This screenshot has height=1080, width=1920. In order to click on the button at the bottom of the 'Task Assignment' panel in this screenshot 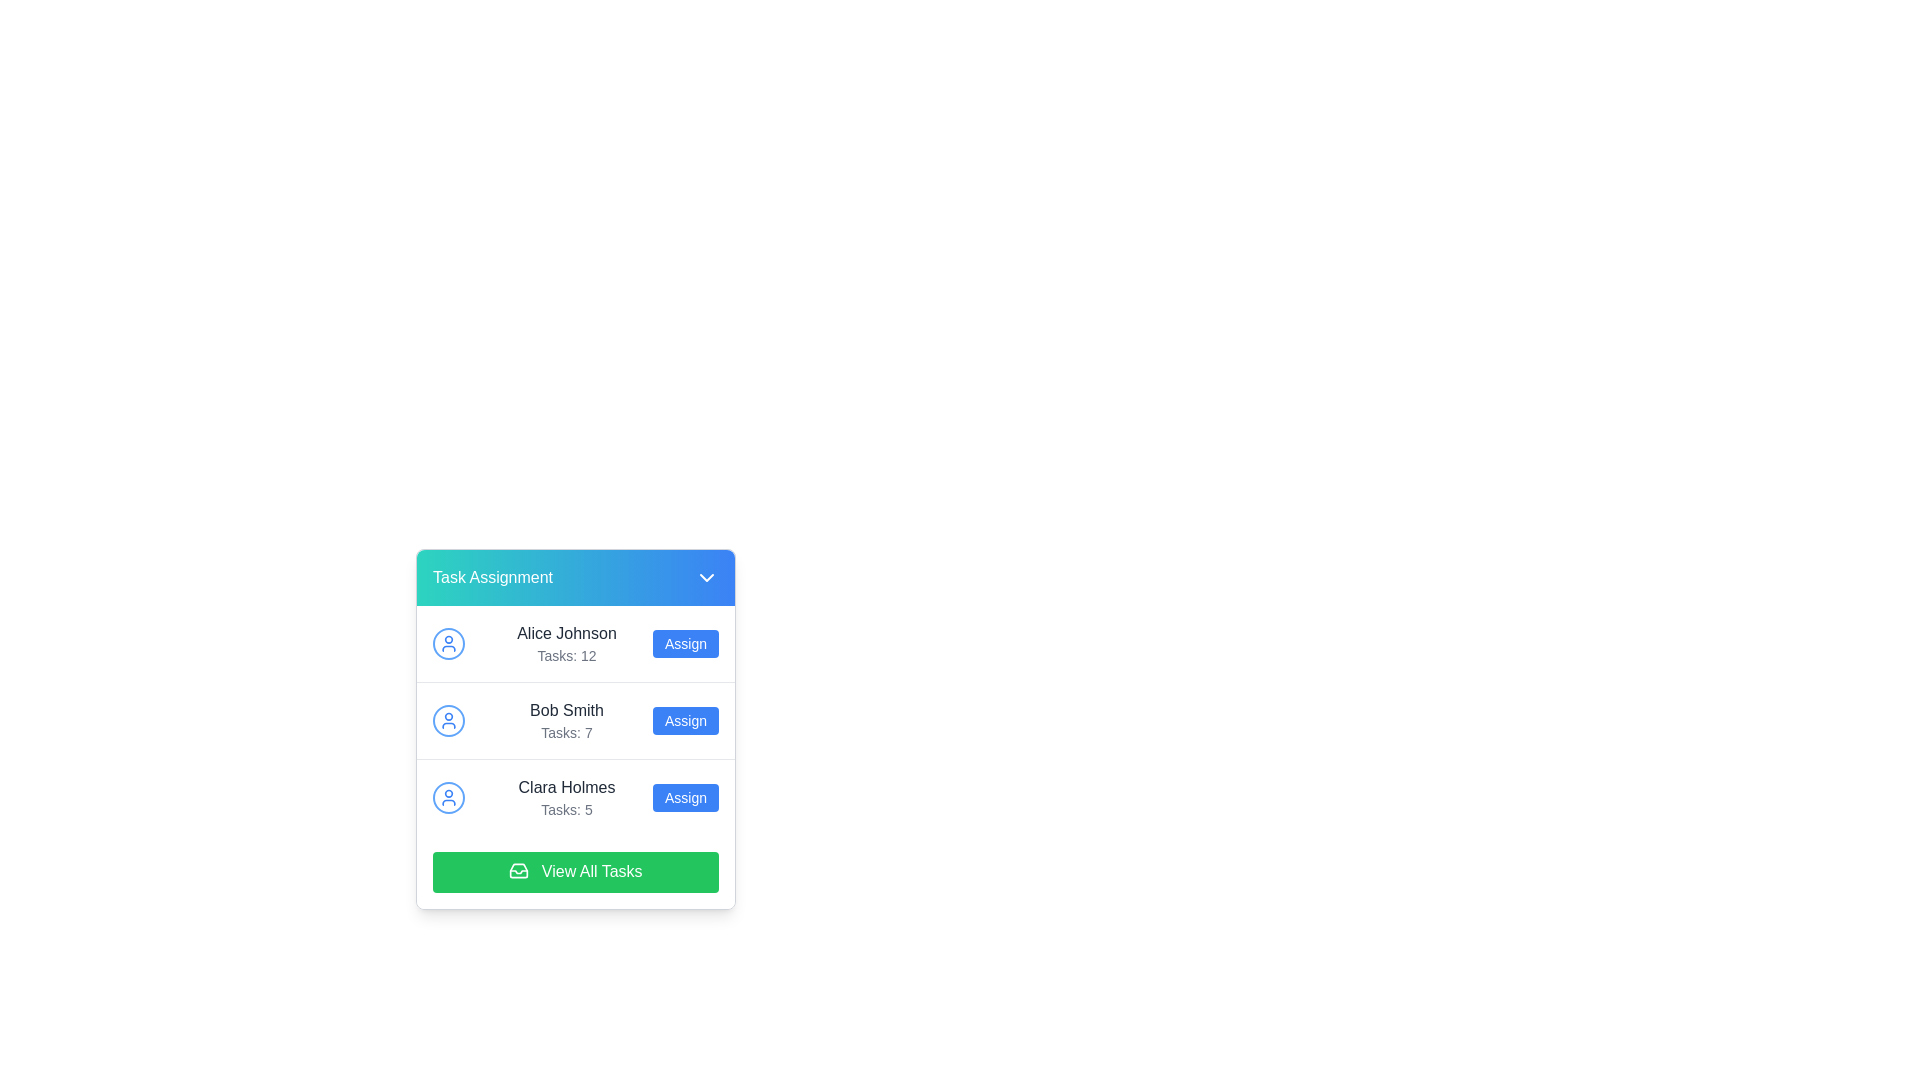, I will do `click(575, 870)`.